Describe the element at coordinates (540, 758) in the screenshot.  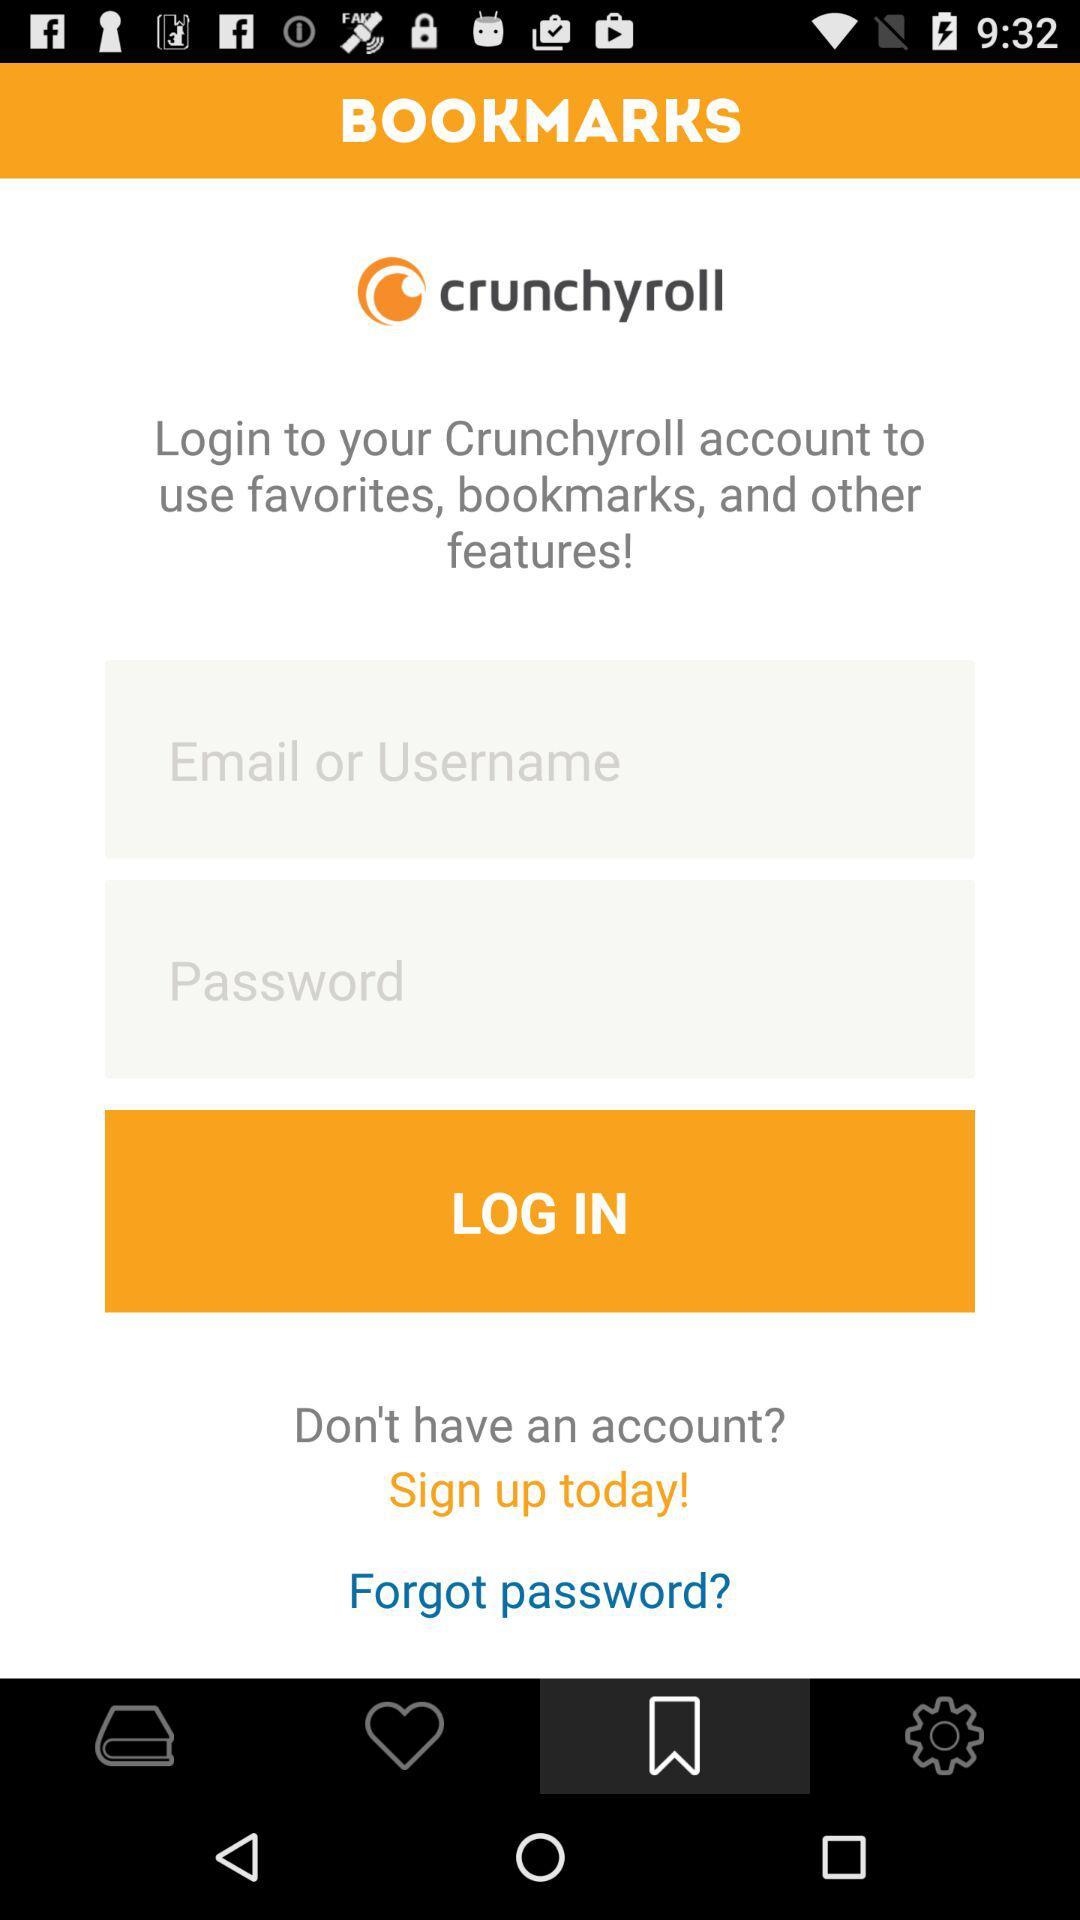
I see `login username or password` at that location.